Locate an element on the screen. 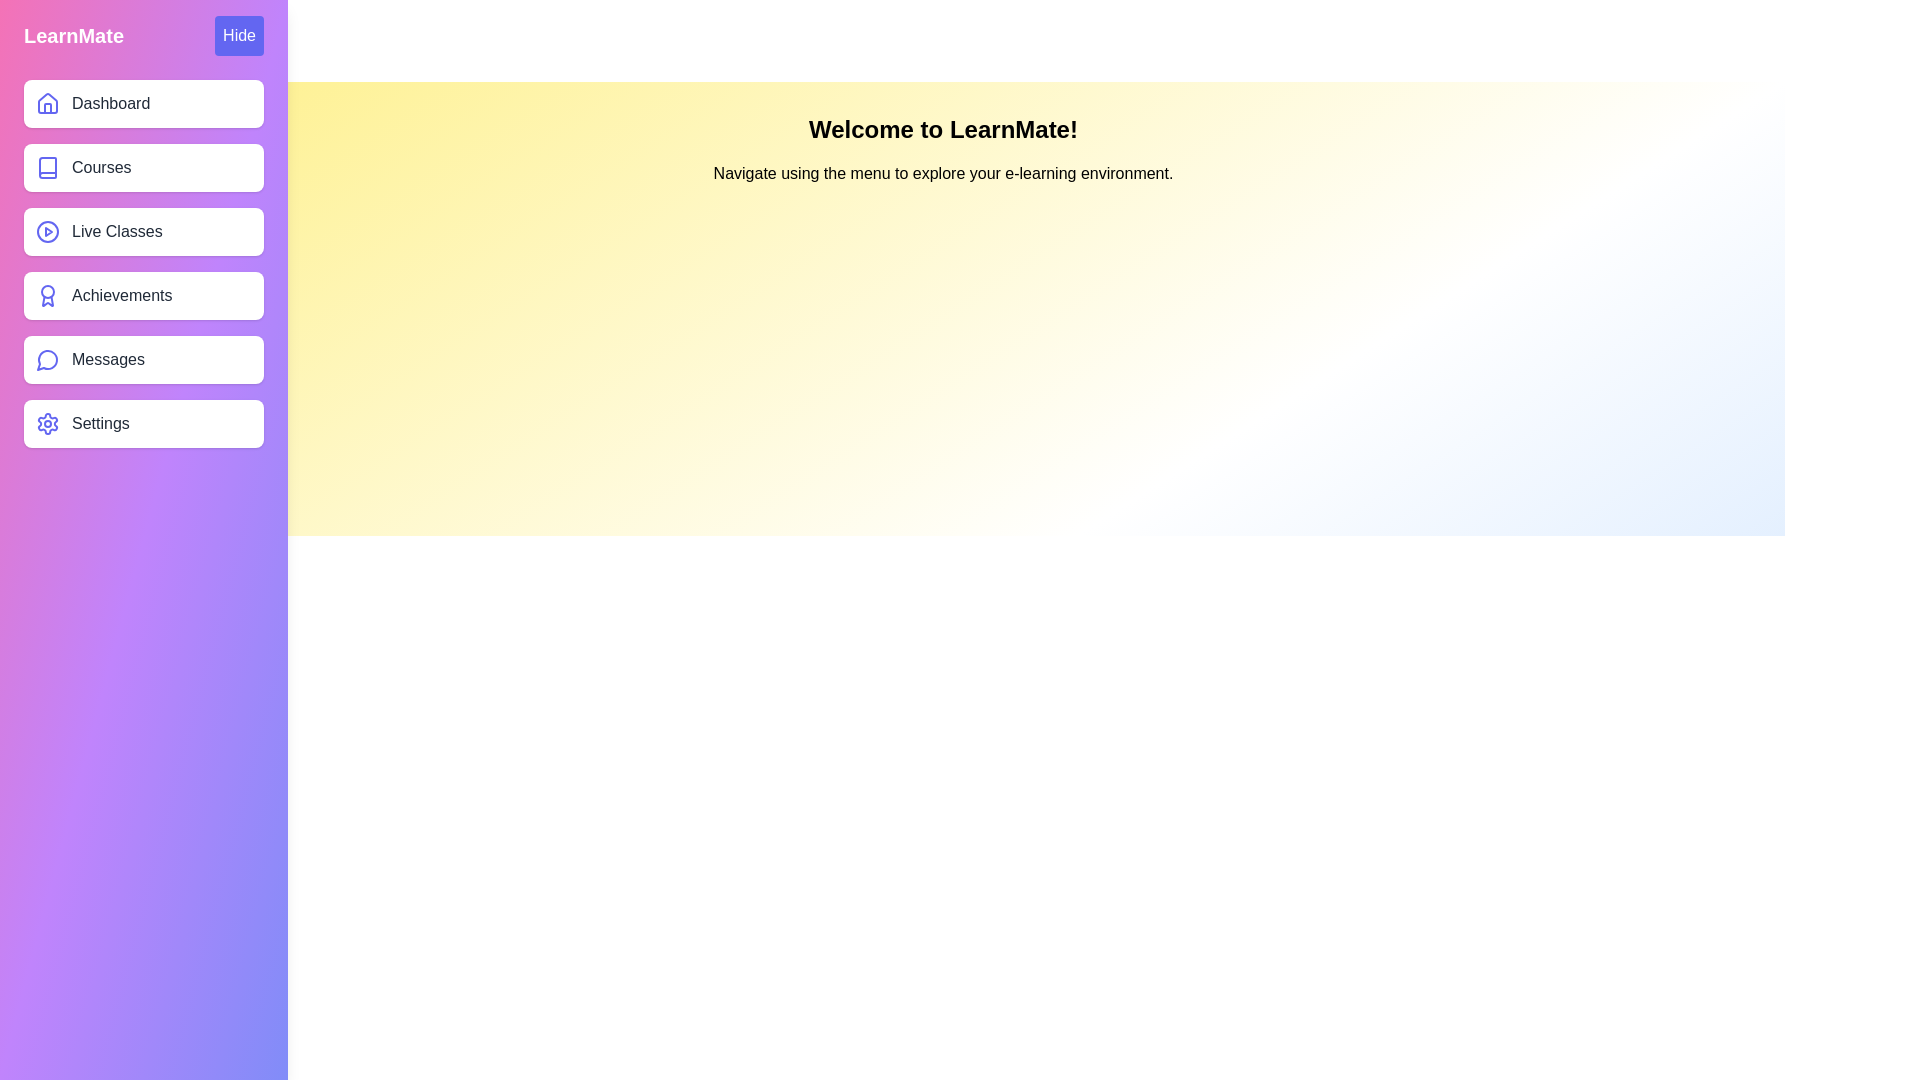 This screenshot has width=1920, height=1080. the menu item labeled Dashboard is located at coordinates (143, 104).